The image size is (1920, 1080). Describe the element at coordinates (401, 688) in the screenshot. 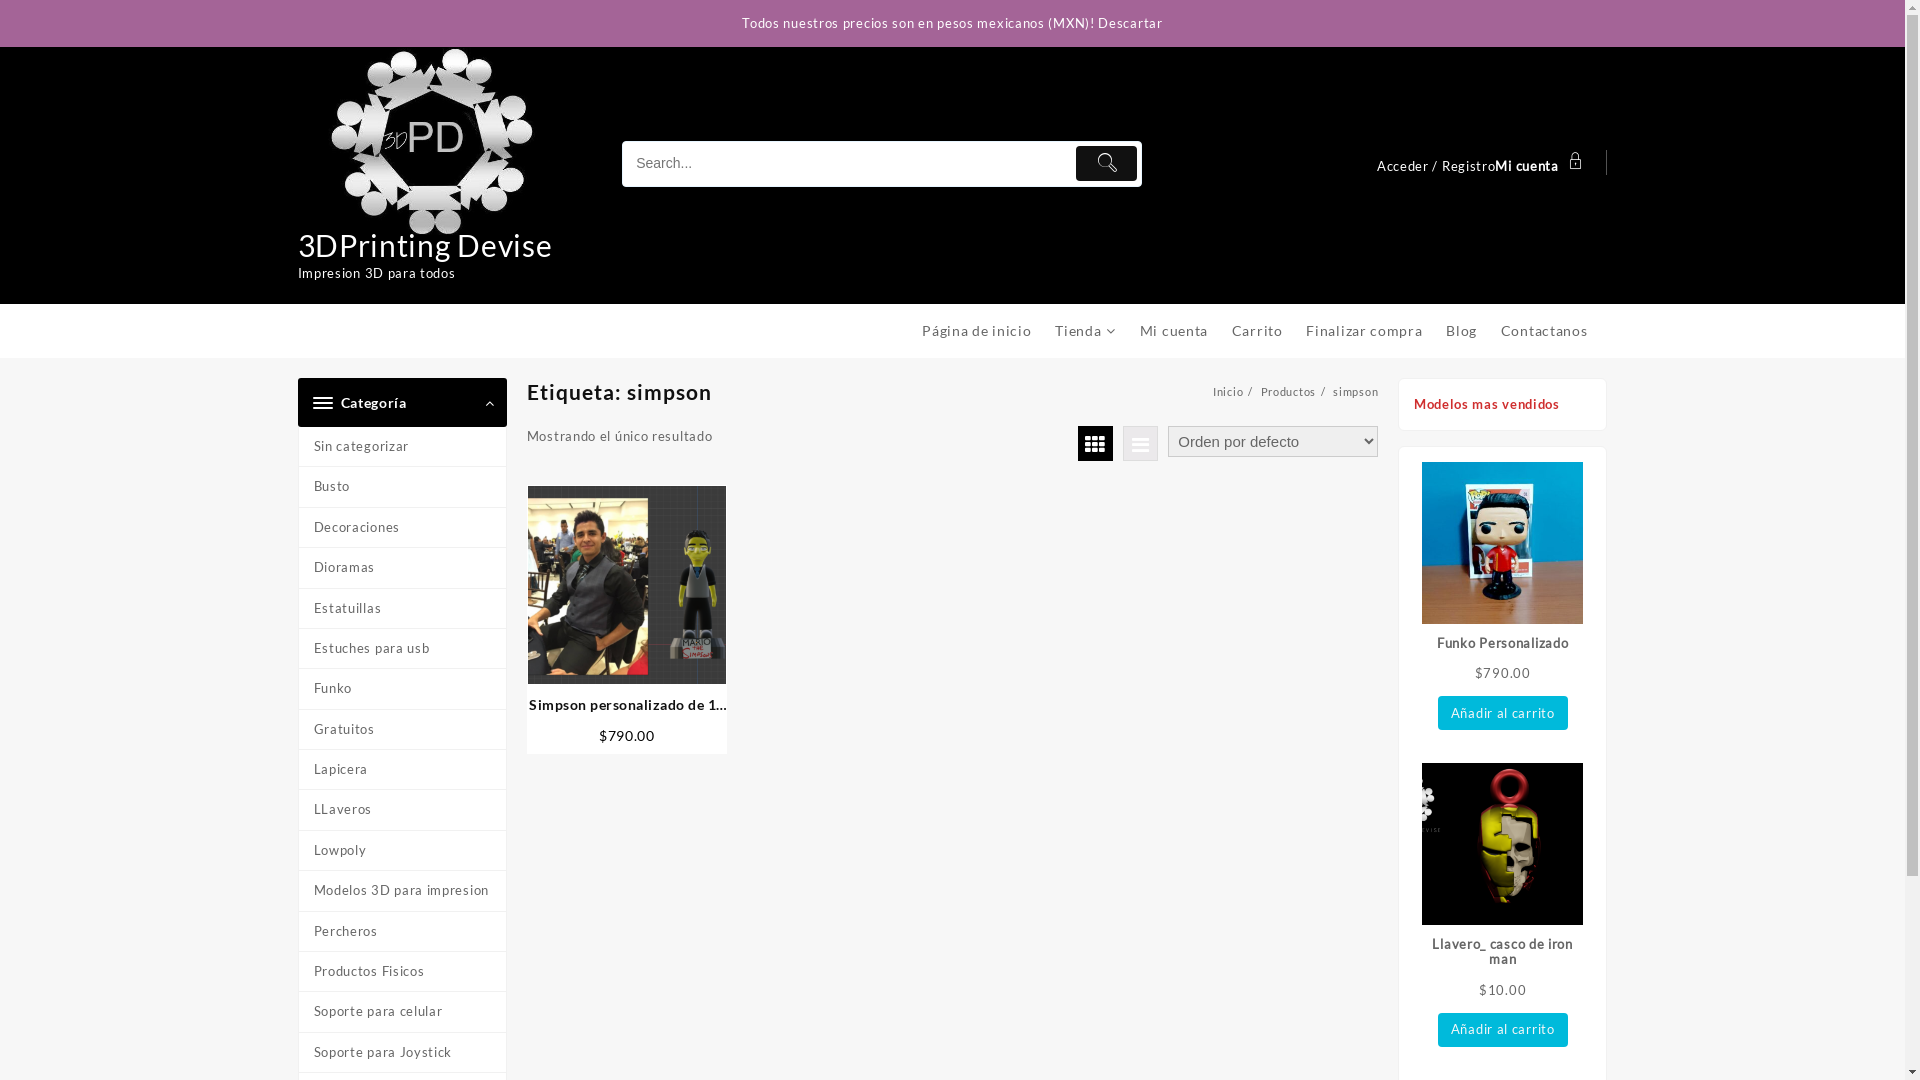

I see `'Funko'` at that location.